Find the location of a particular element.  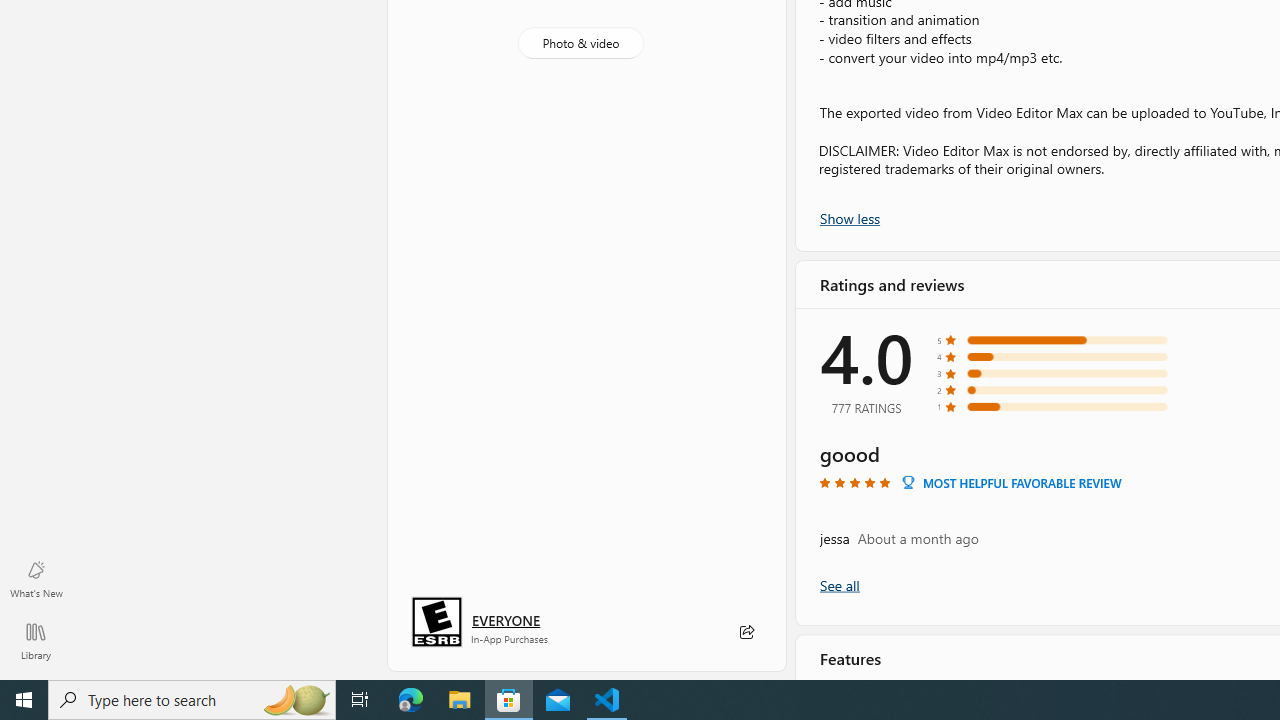

'Show less' is located at coordinates (850, 217).